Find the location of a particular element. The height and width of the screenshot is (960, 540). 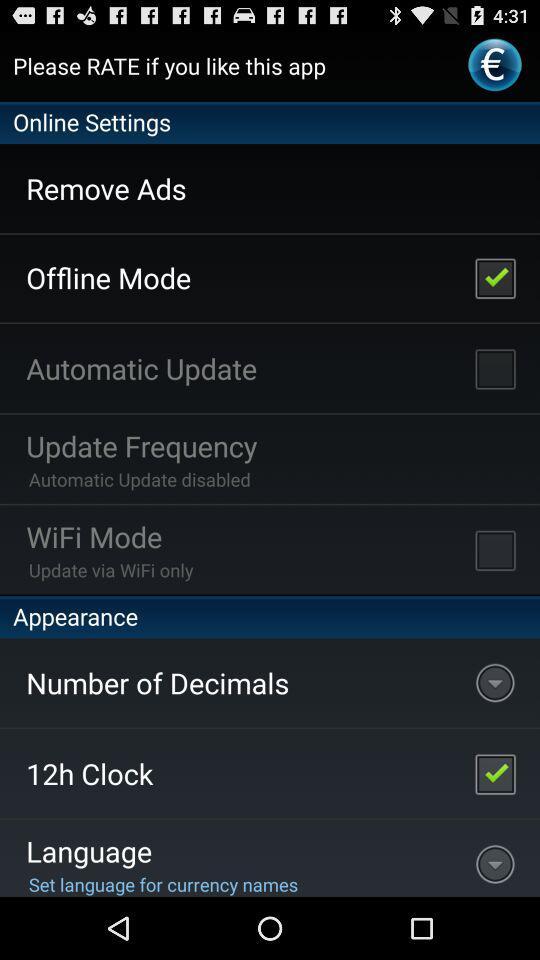

the item next to number of decimals item is located at coordinates (494, 772).